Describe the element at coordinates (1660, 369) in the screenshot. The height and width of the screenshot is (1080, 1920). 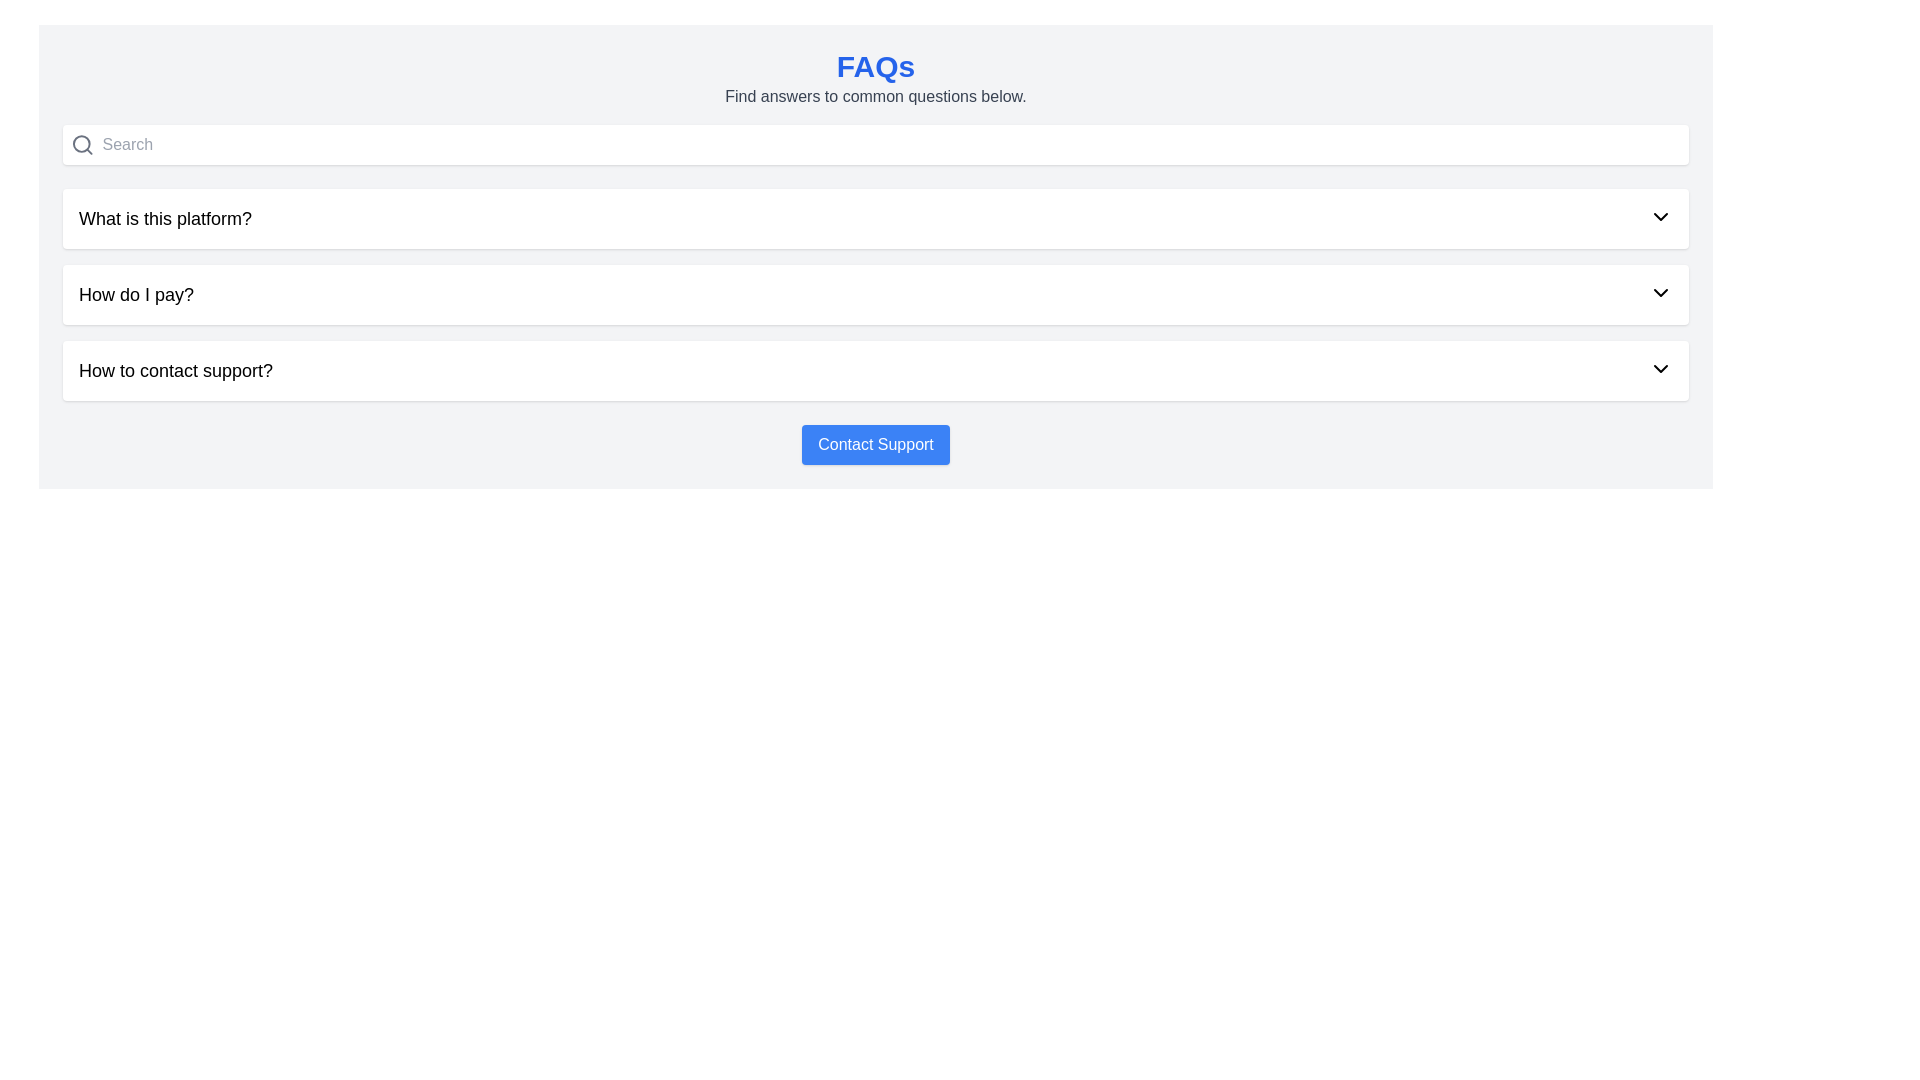
I see `the chevron icon aligned to the far right of the row associated with the text 'How to contact support?'` at that location.